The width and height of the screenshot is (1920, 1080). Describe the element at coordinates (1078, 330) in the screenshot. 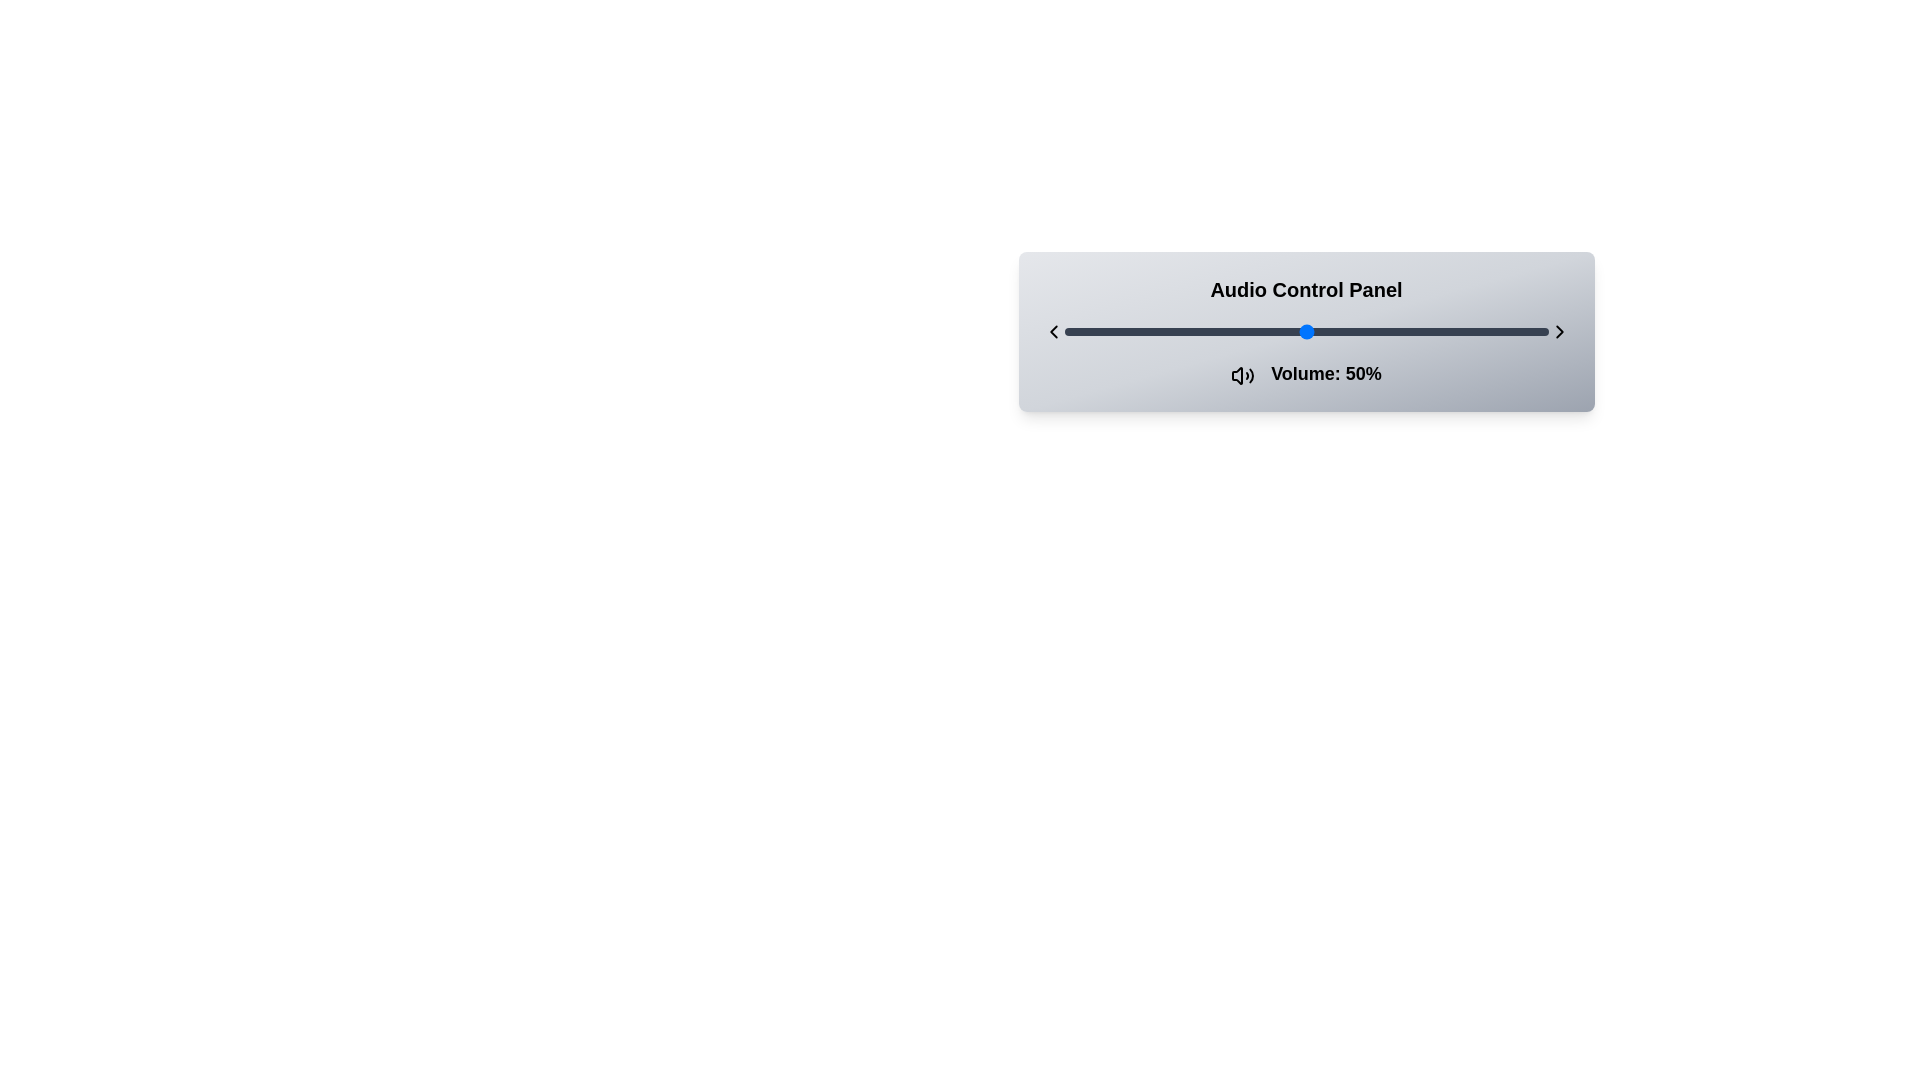

I see `the volume` at that location.